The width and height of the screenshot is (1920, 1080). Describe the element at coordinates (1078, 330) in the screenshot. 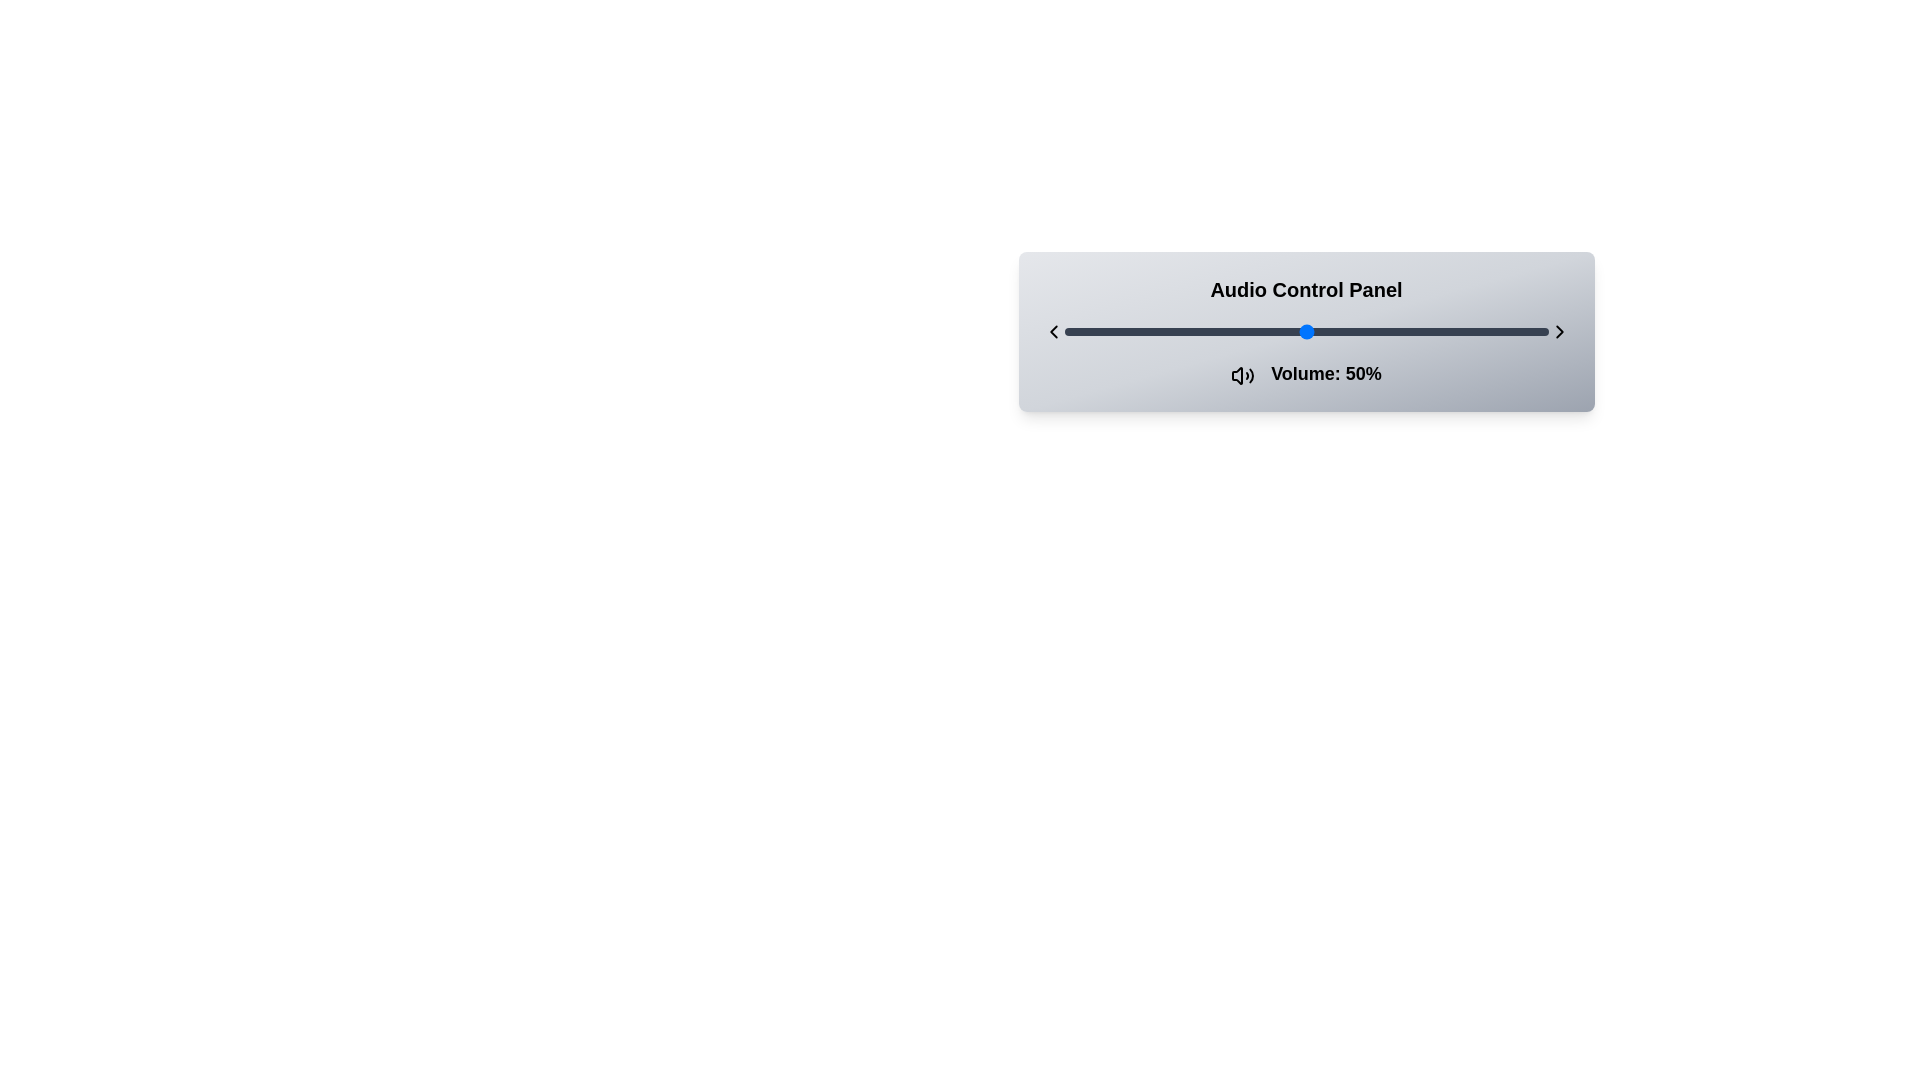

I see `the volume` at that location.